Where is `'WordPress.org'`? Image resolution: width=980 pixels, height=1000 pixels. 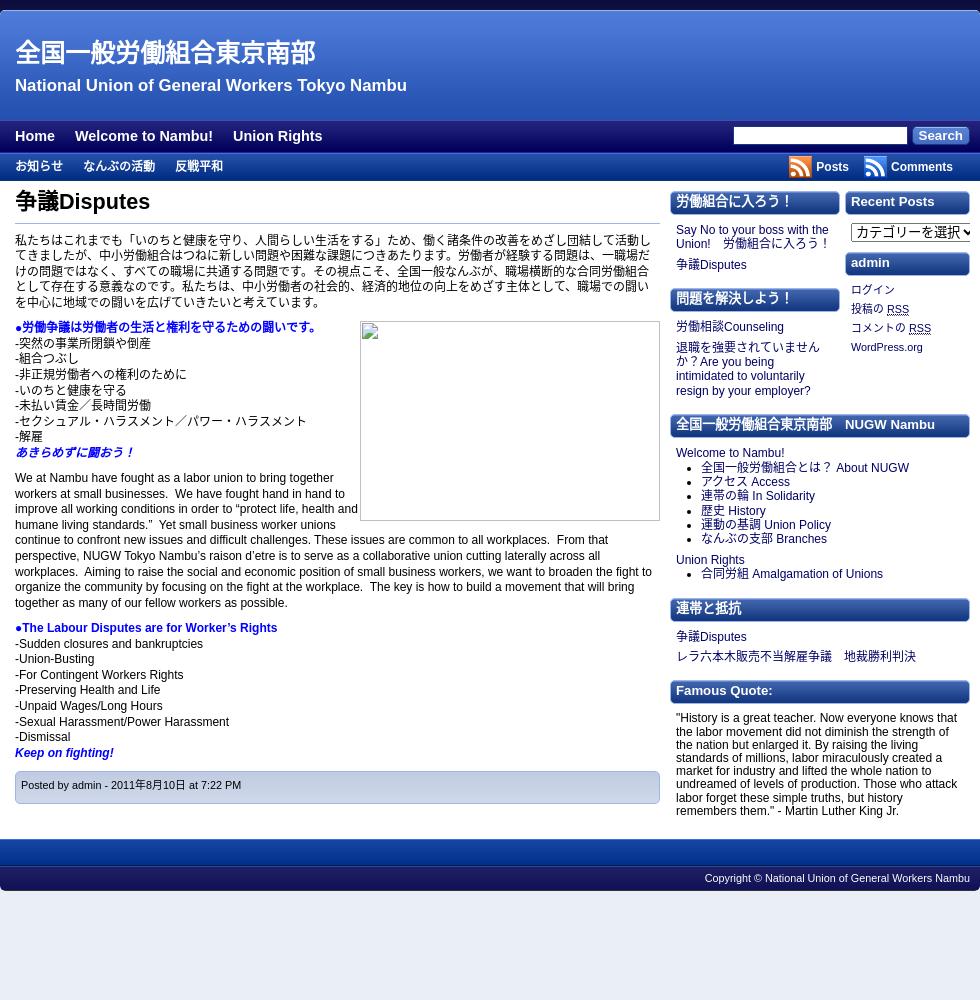 'WordPress.org' is located at coordinates (851, 345).